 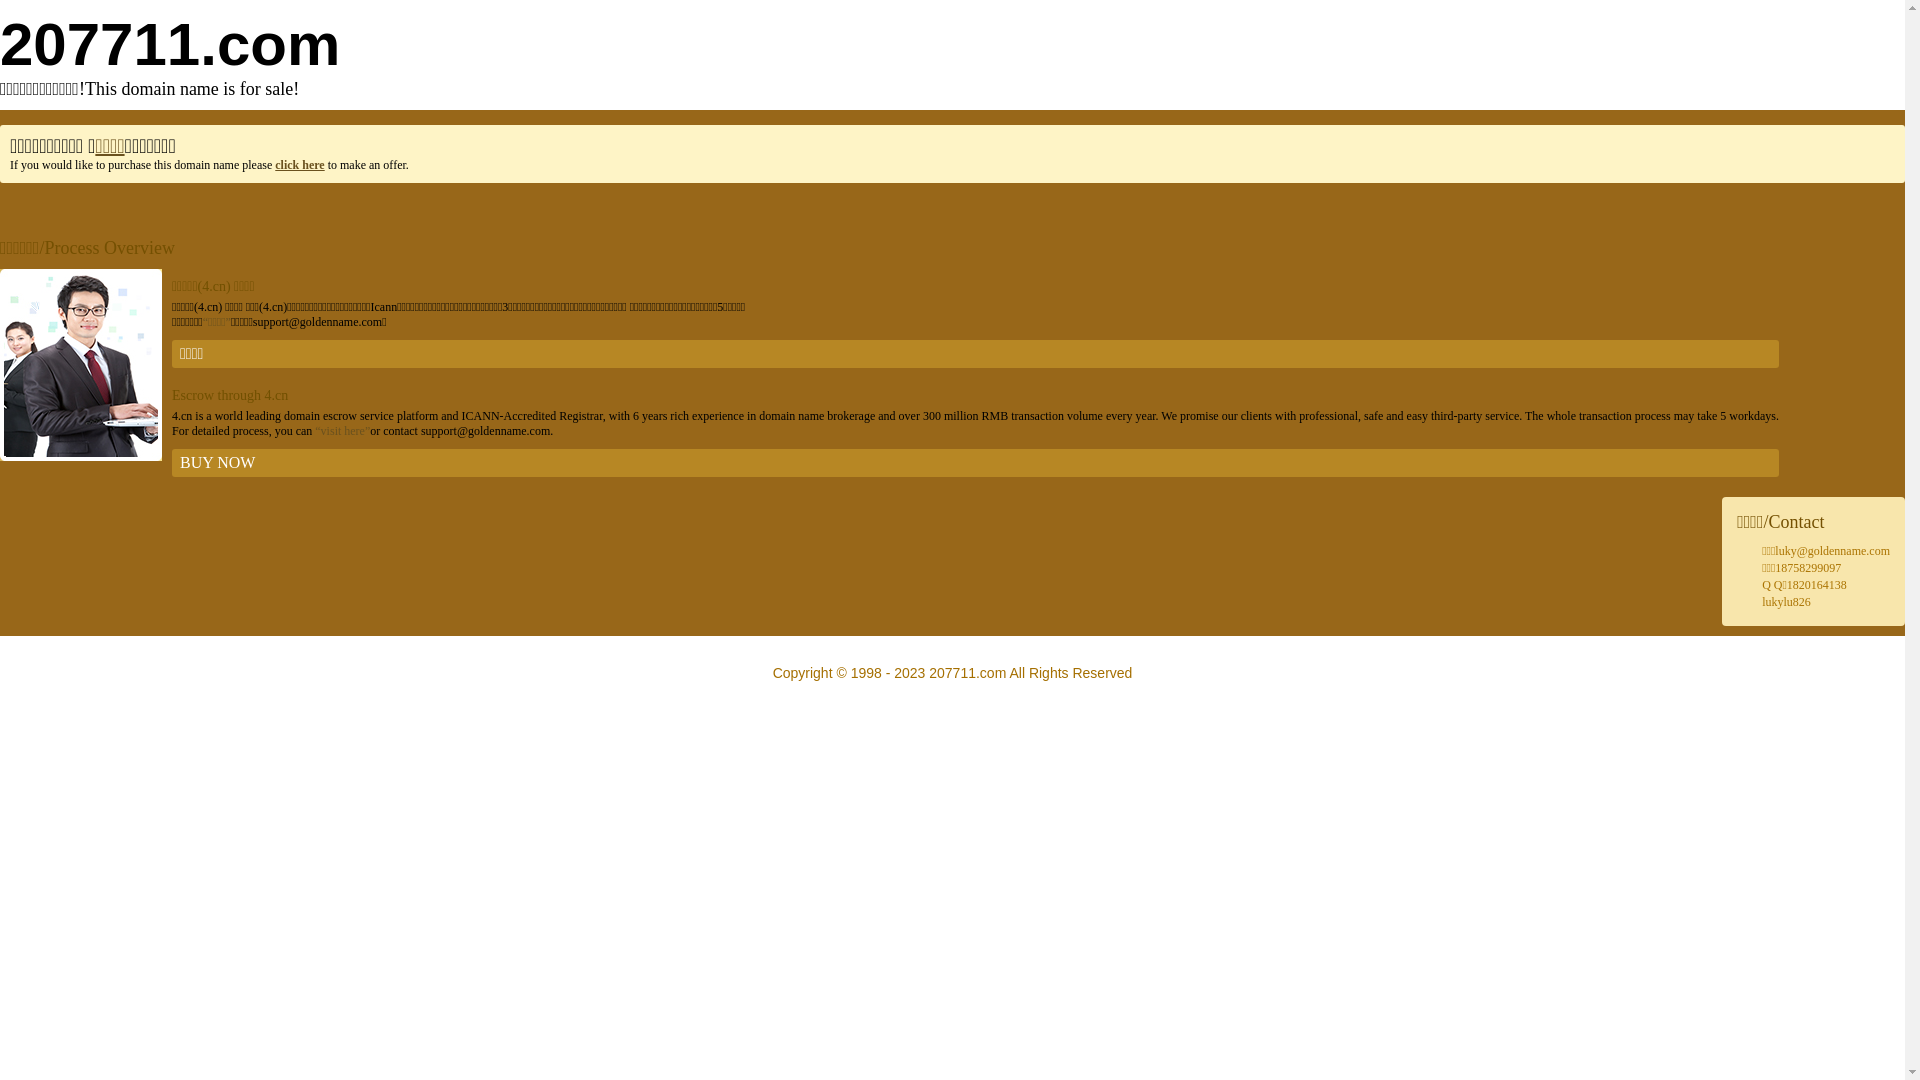 I want to click on 'click here', so click(x=298, y=164).